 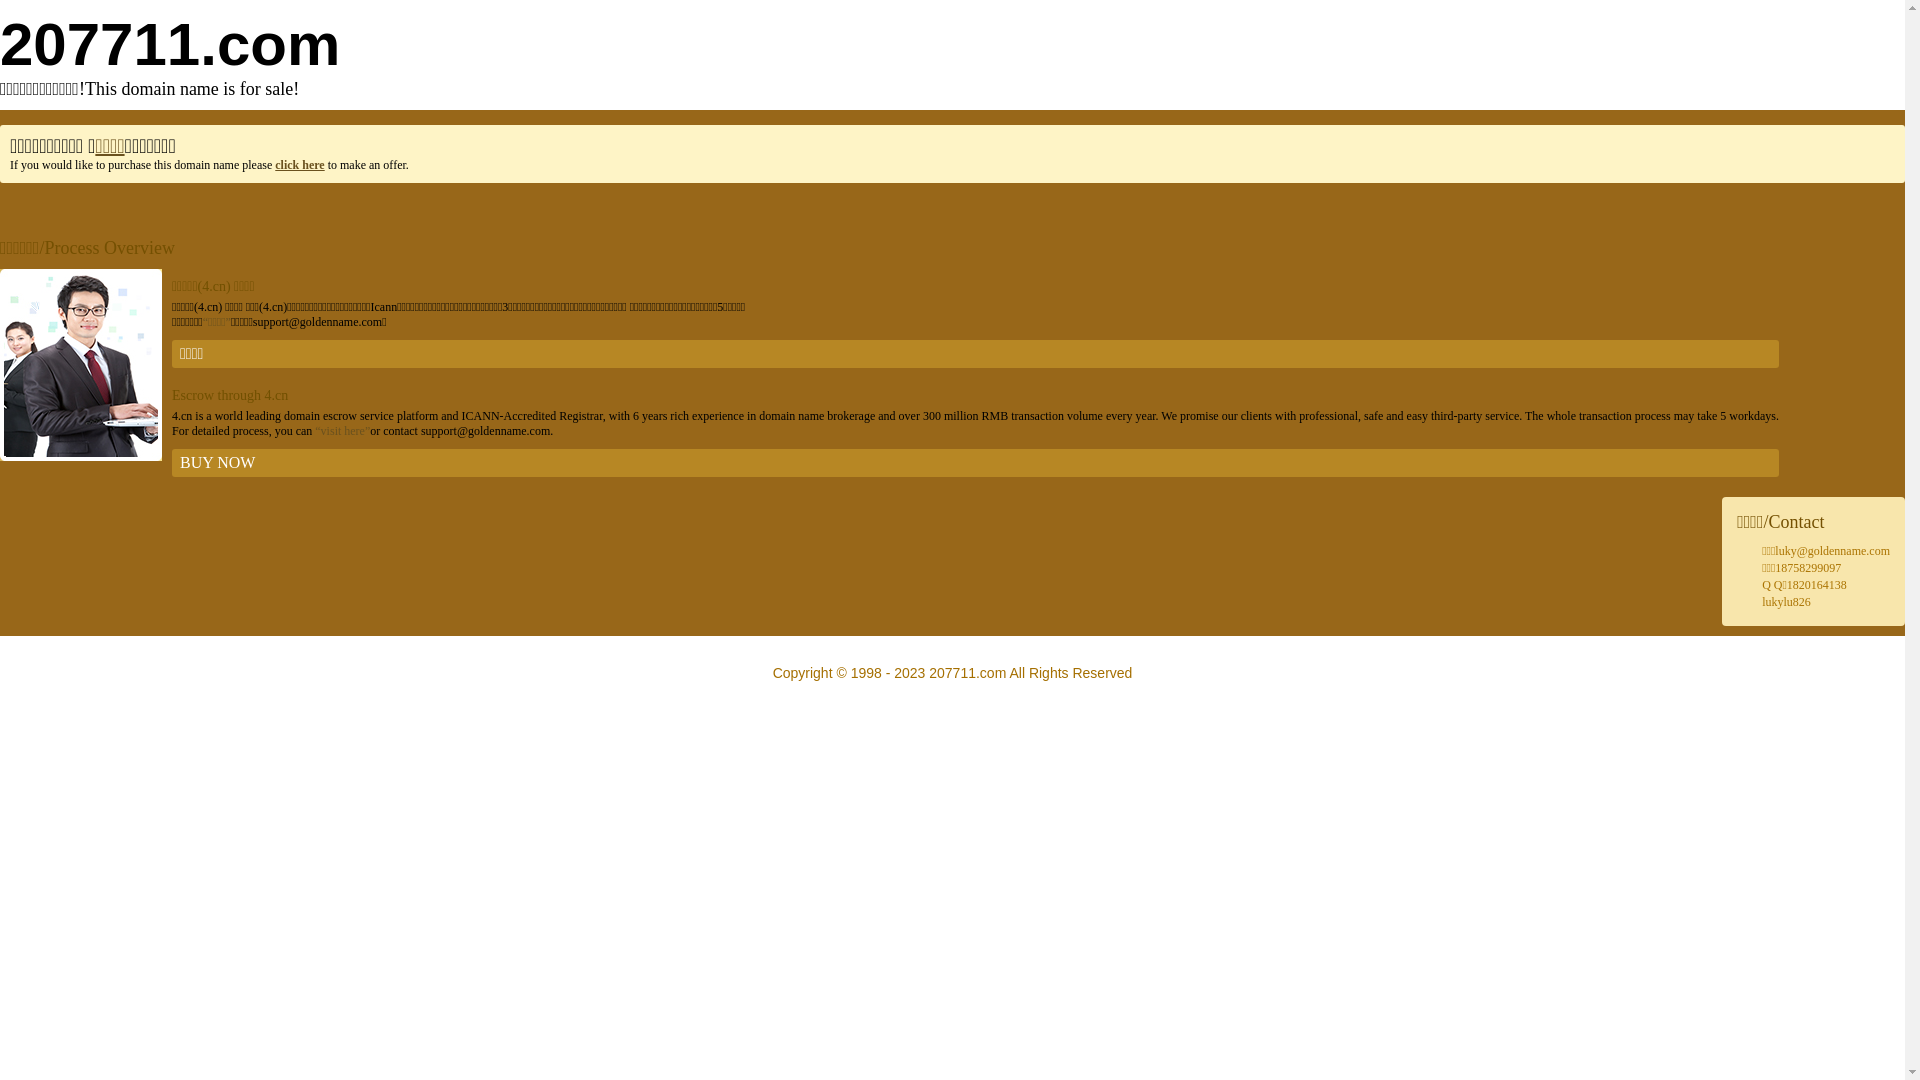 I want to click on 'click here', so click(x=298, y=164).